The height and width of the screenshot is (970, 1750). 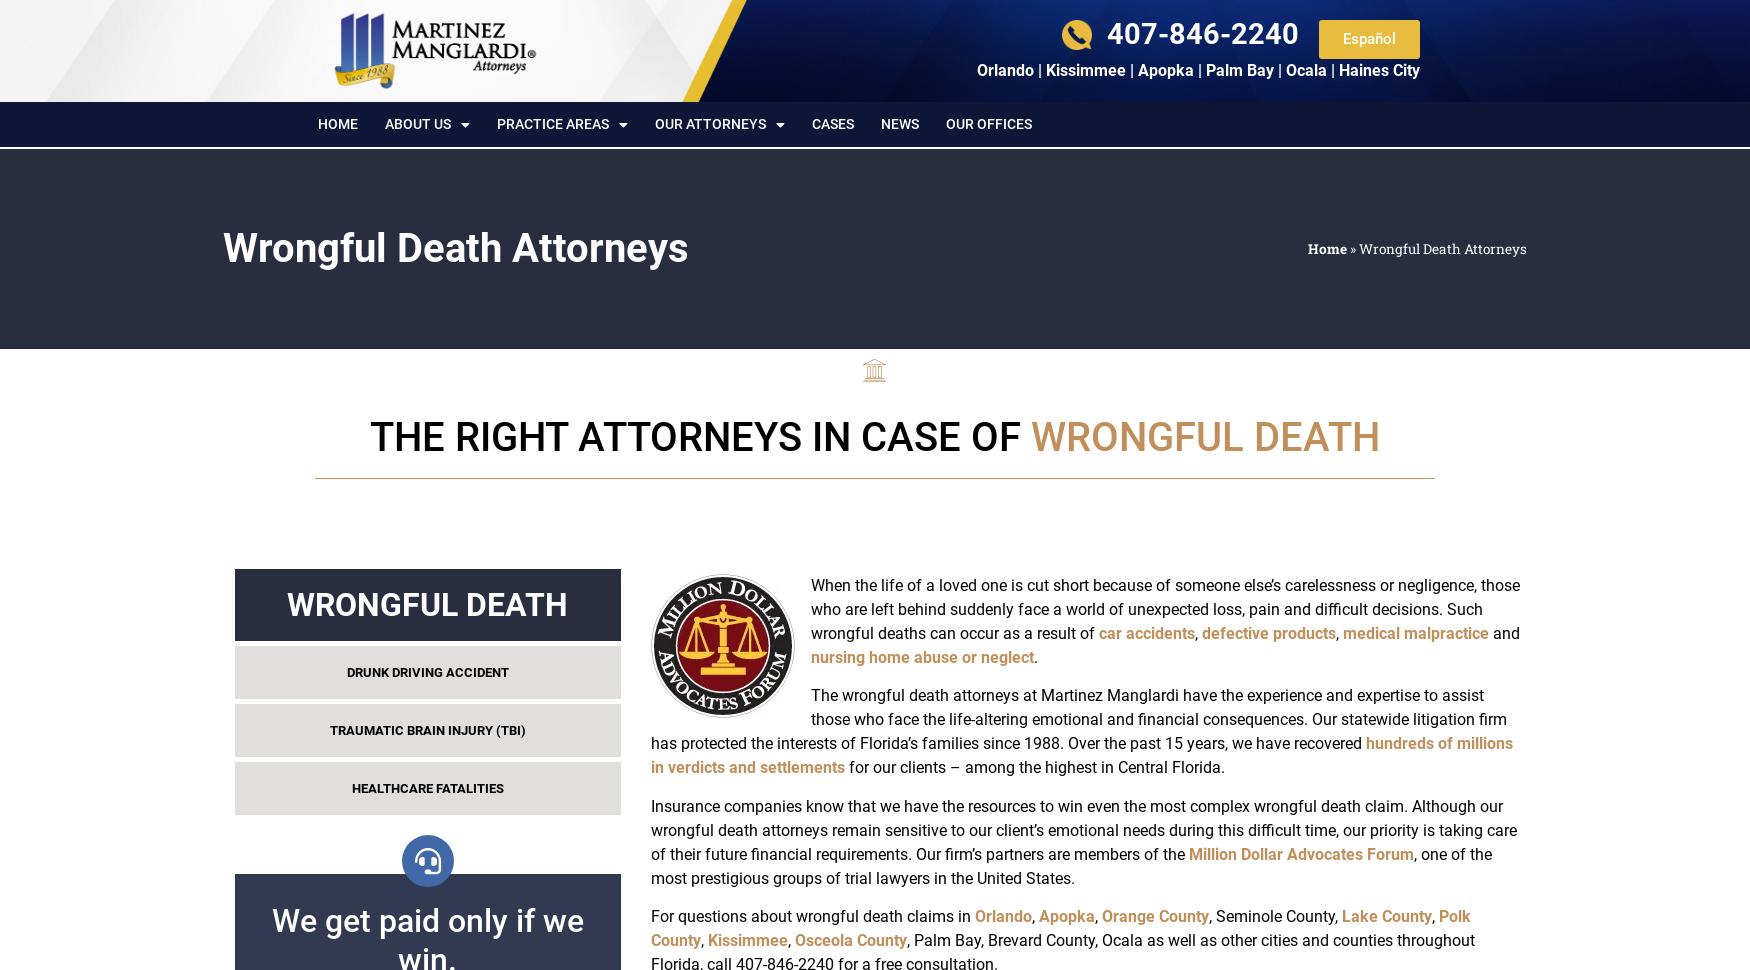 I want to click on 'Cases', so click(x=833, y=123).